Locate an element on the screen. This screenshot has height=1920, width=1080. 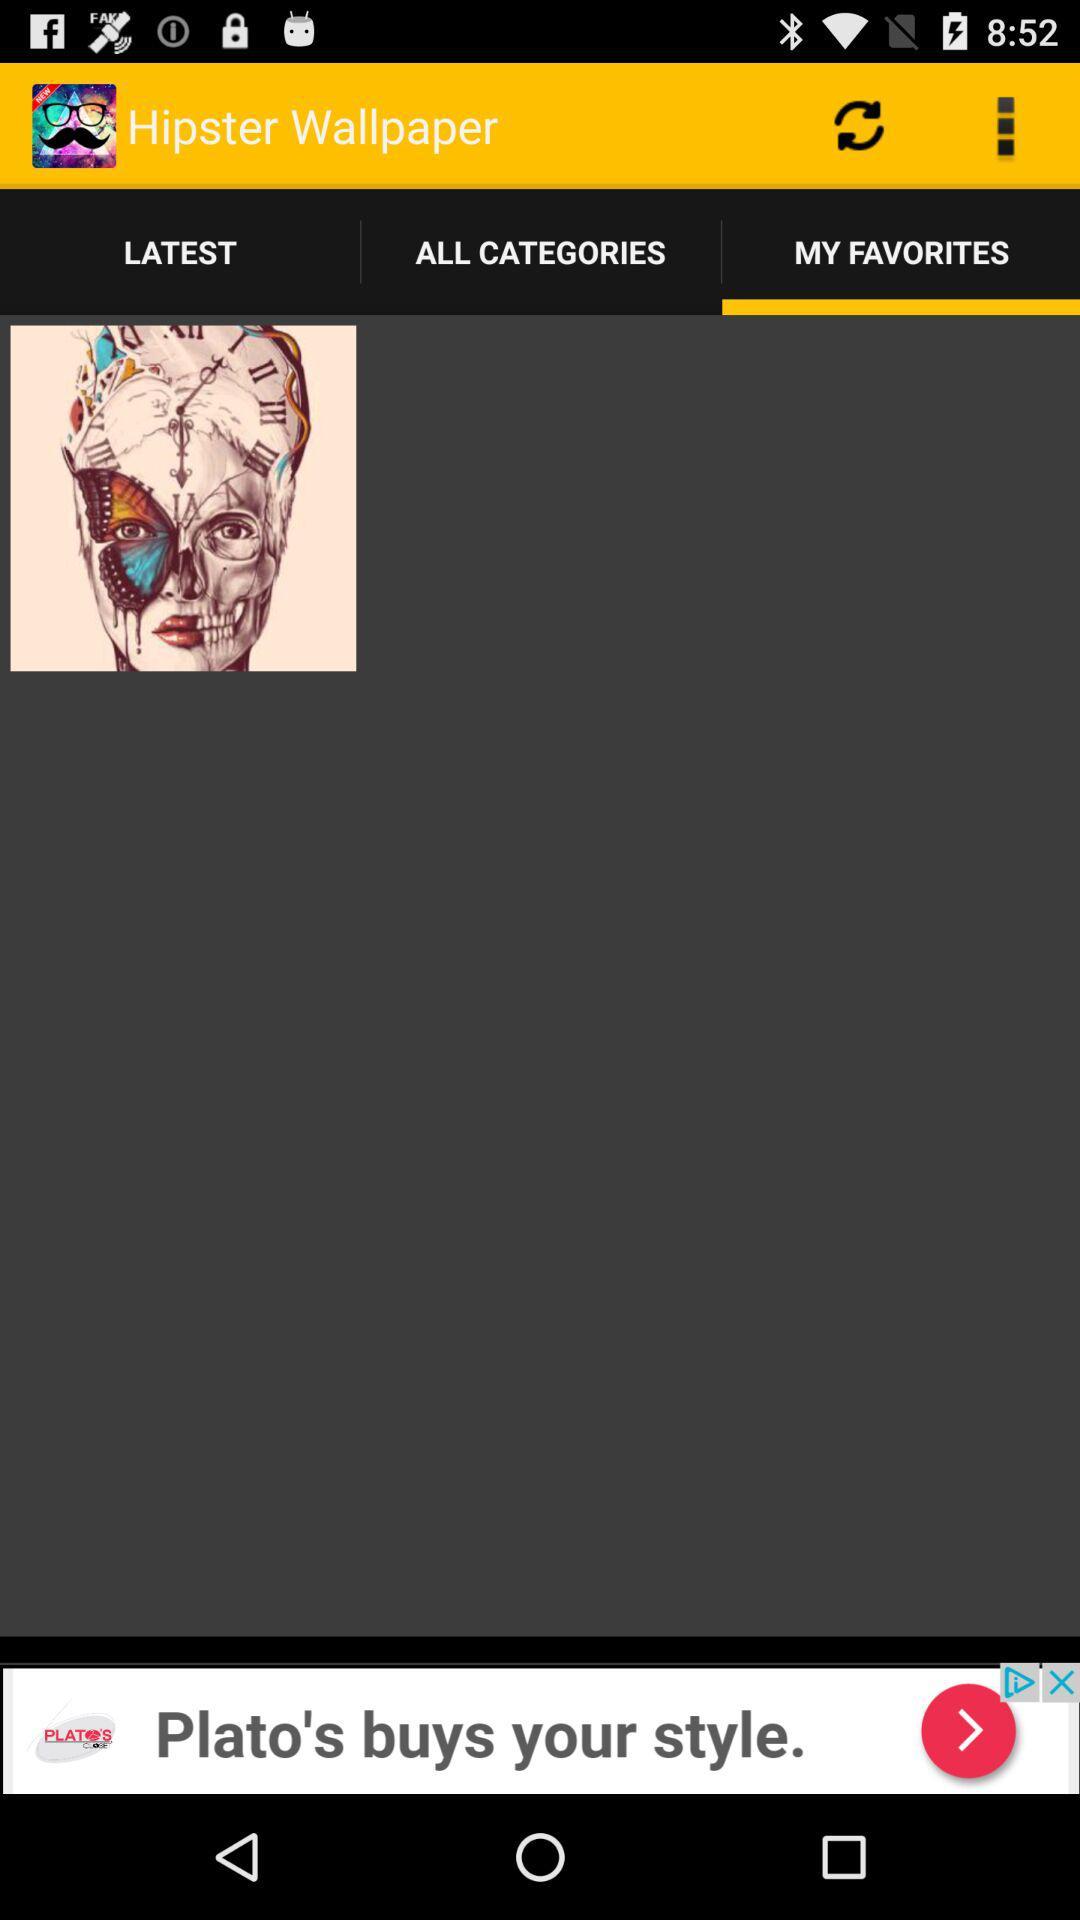
open advertisement is located at coordinates (540, 1727).